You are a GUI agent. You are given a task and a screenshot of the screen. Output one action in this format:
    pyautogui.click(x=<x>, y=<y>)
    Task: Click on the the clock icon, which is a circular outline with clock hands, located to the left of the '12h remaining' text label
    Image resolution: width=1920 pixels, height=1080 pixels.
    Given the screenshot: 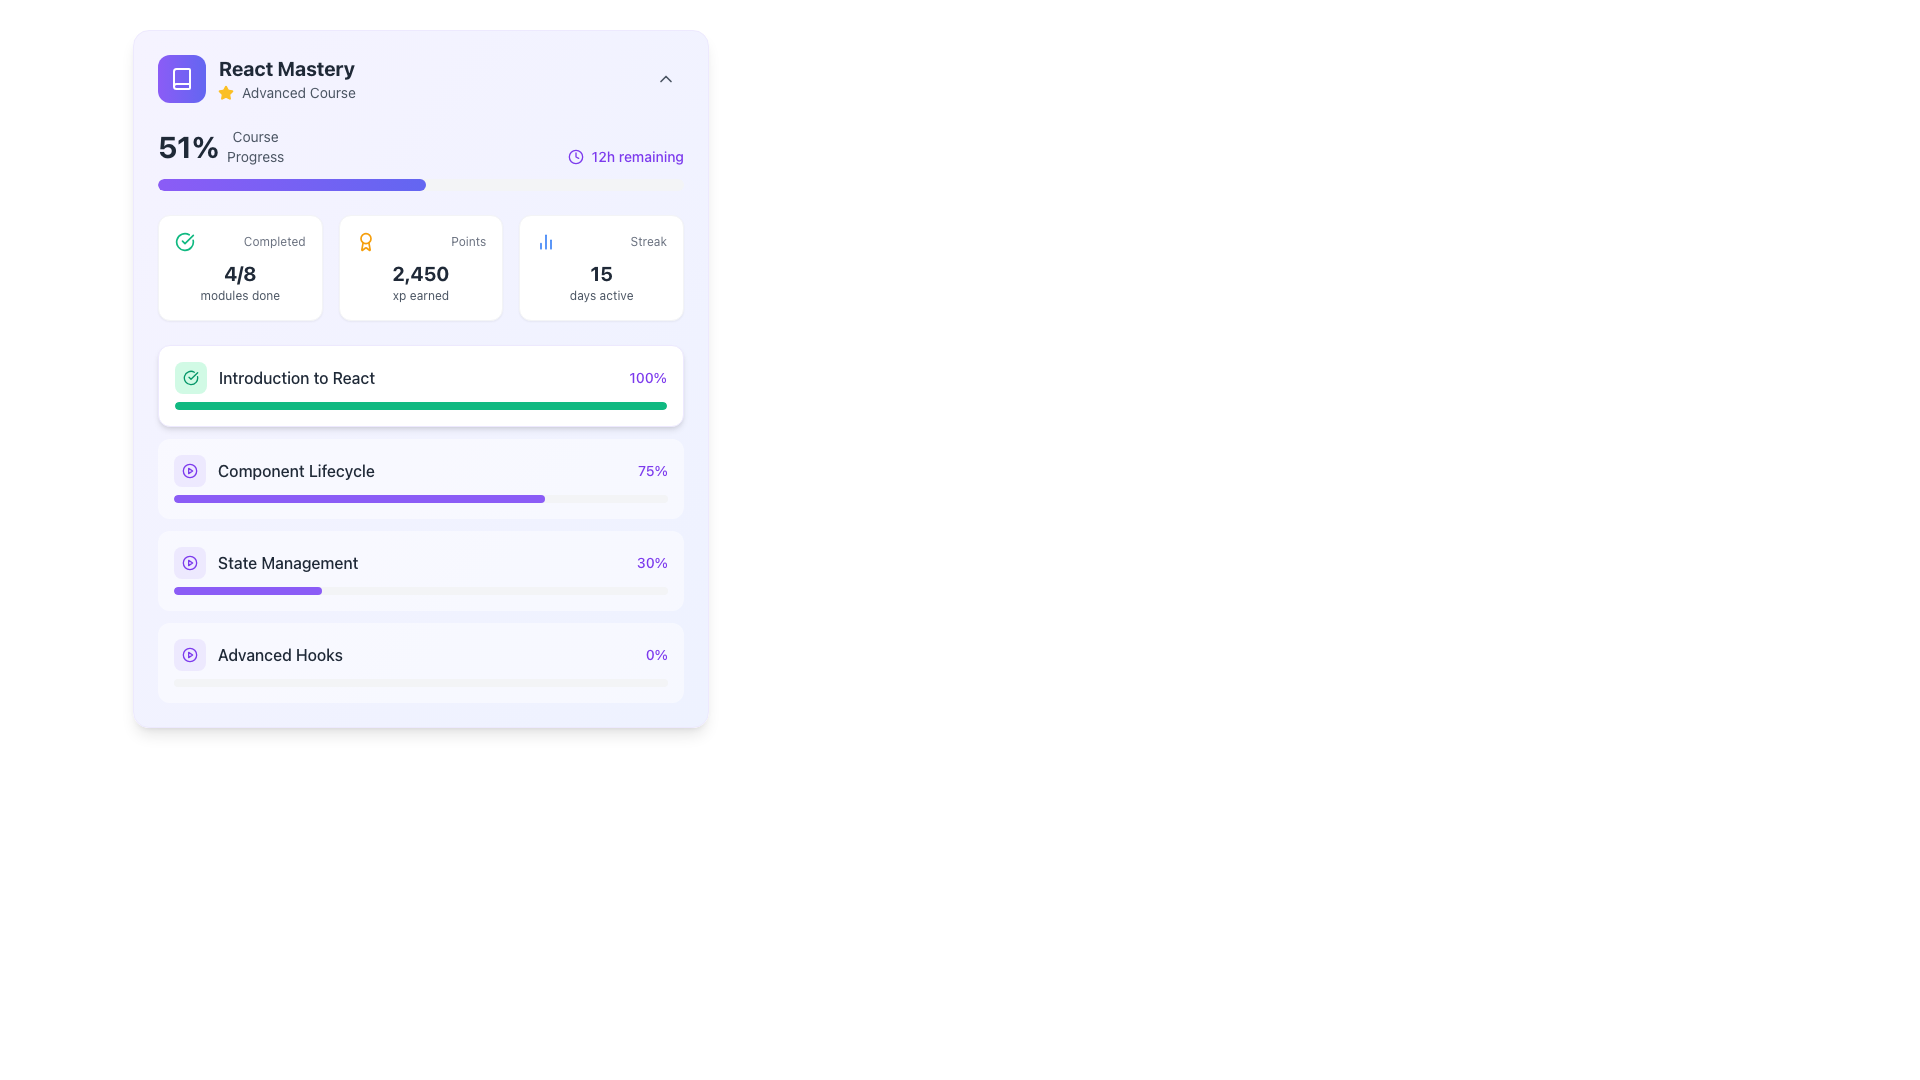 What is the action you would take?
    pyautogui.click(x=574, y=156)
    